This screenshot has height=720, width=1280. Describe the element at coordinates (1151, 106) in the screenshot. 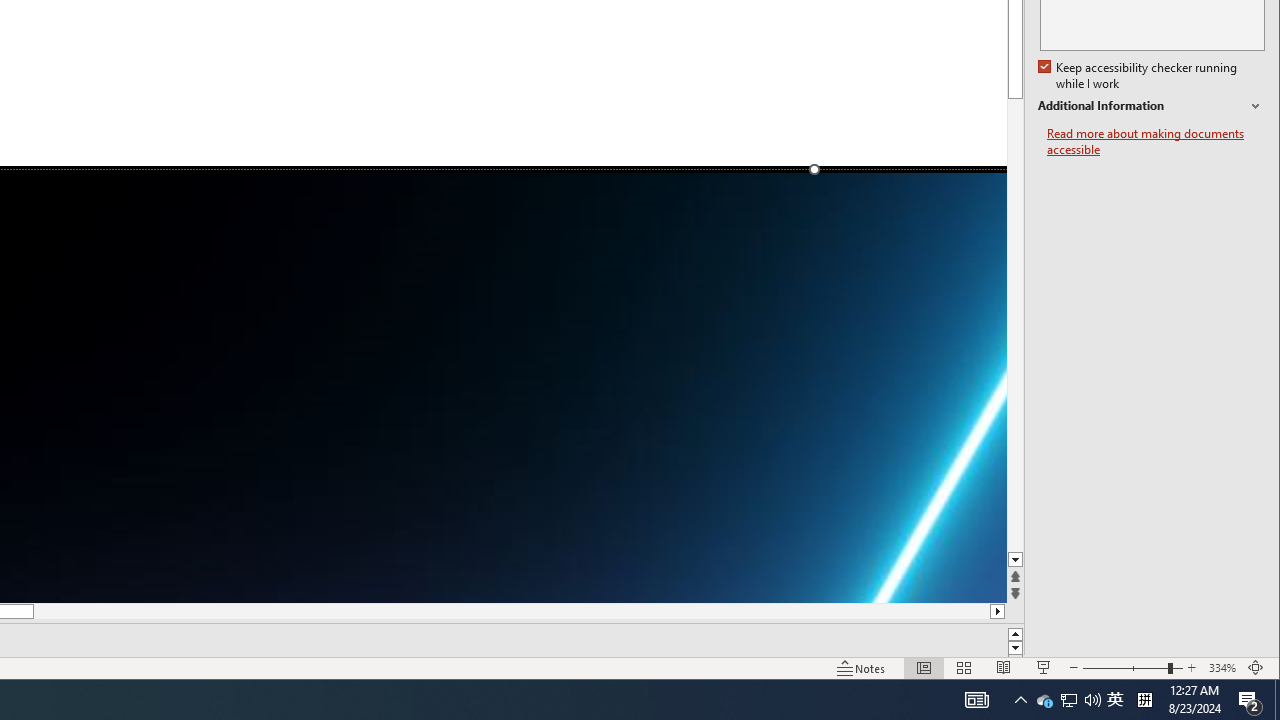

I see `'Additional Information'` at that location.